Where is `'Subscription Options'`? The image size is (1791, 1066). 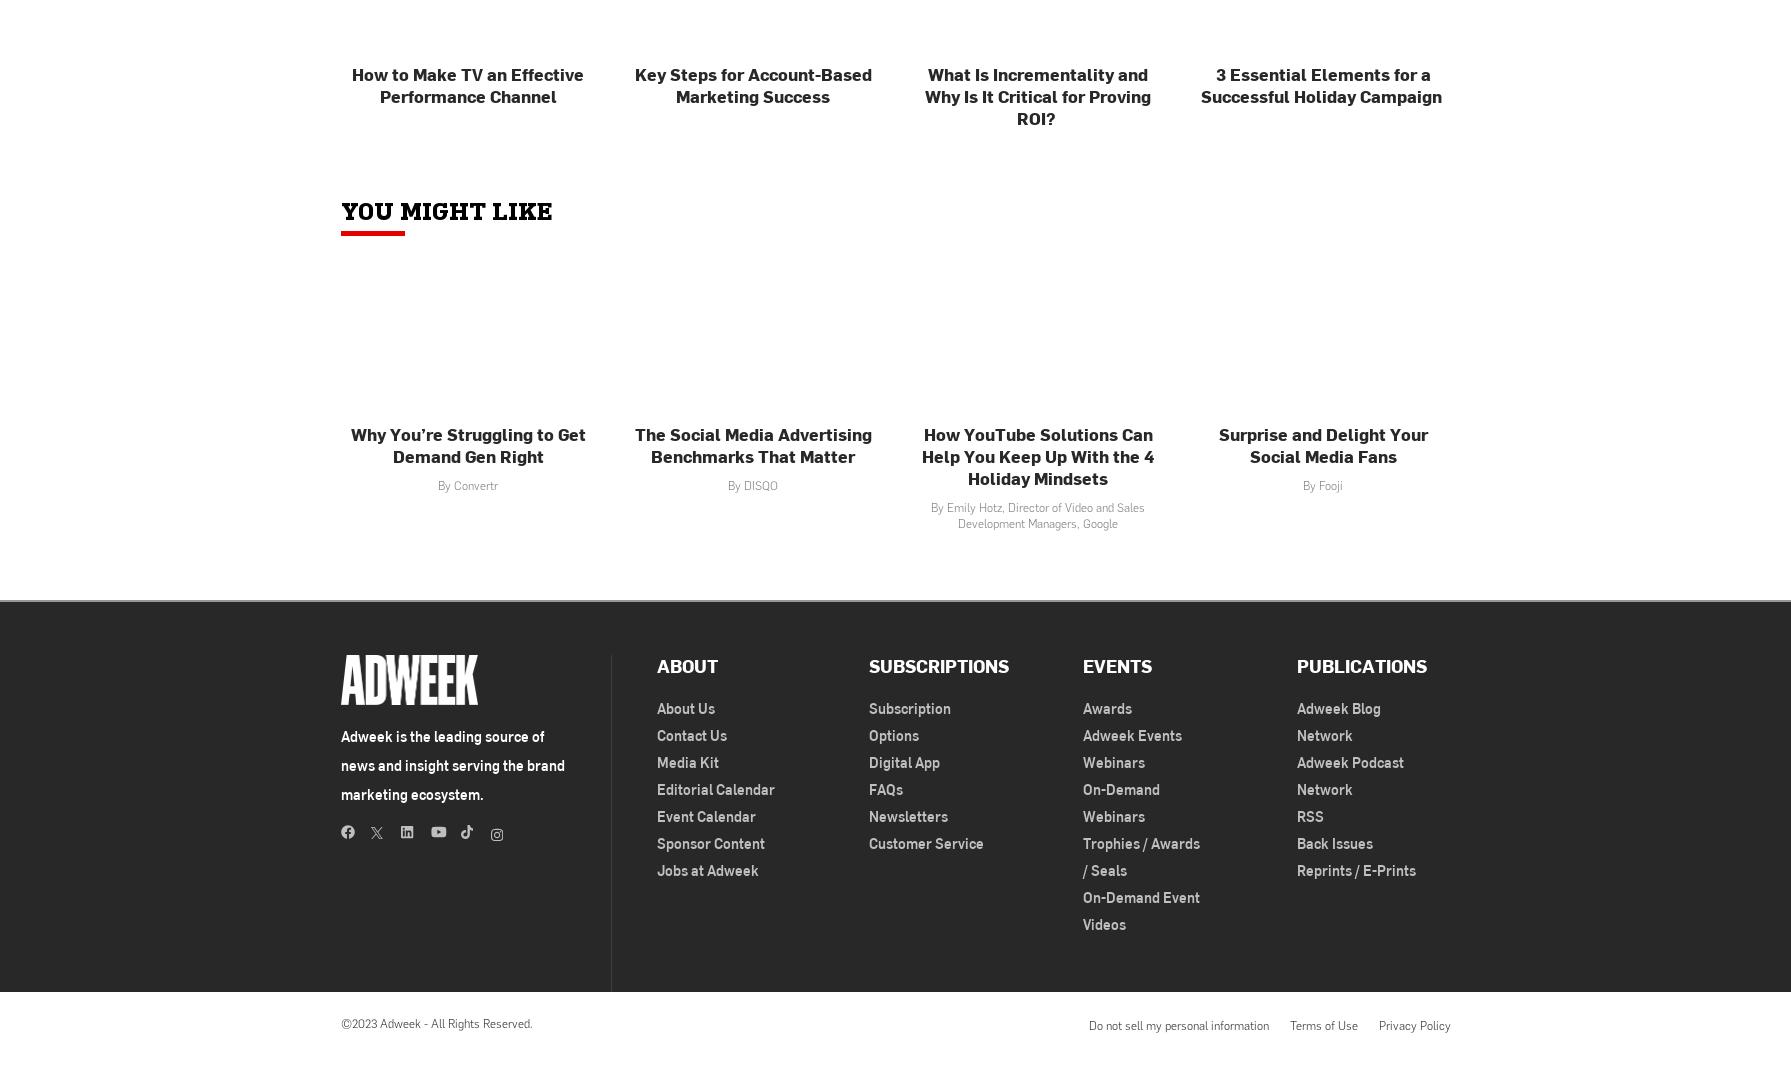
'Subscription Options' is located at coordinates (868, 720).